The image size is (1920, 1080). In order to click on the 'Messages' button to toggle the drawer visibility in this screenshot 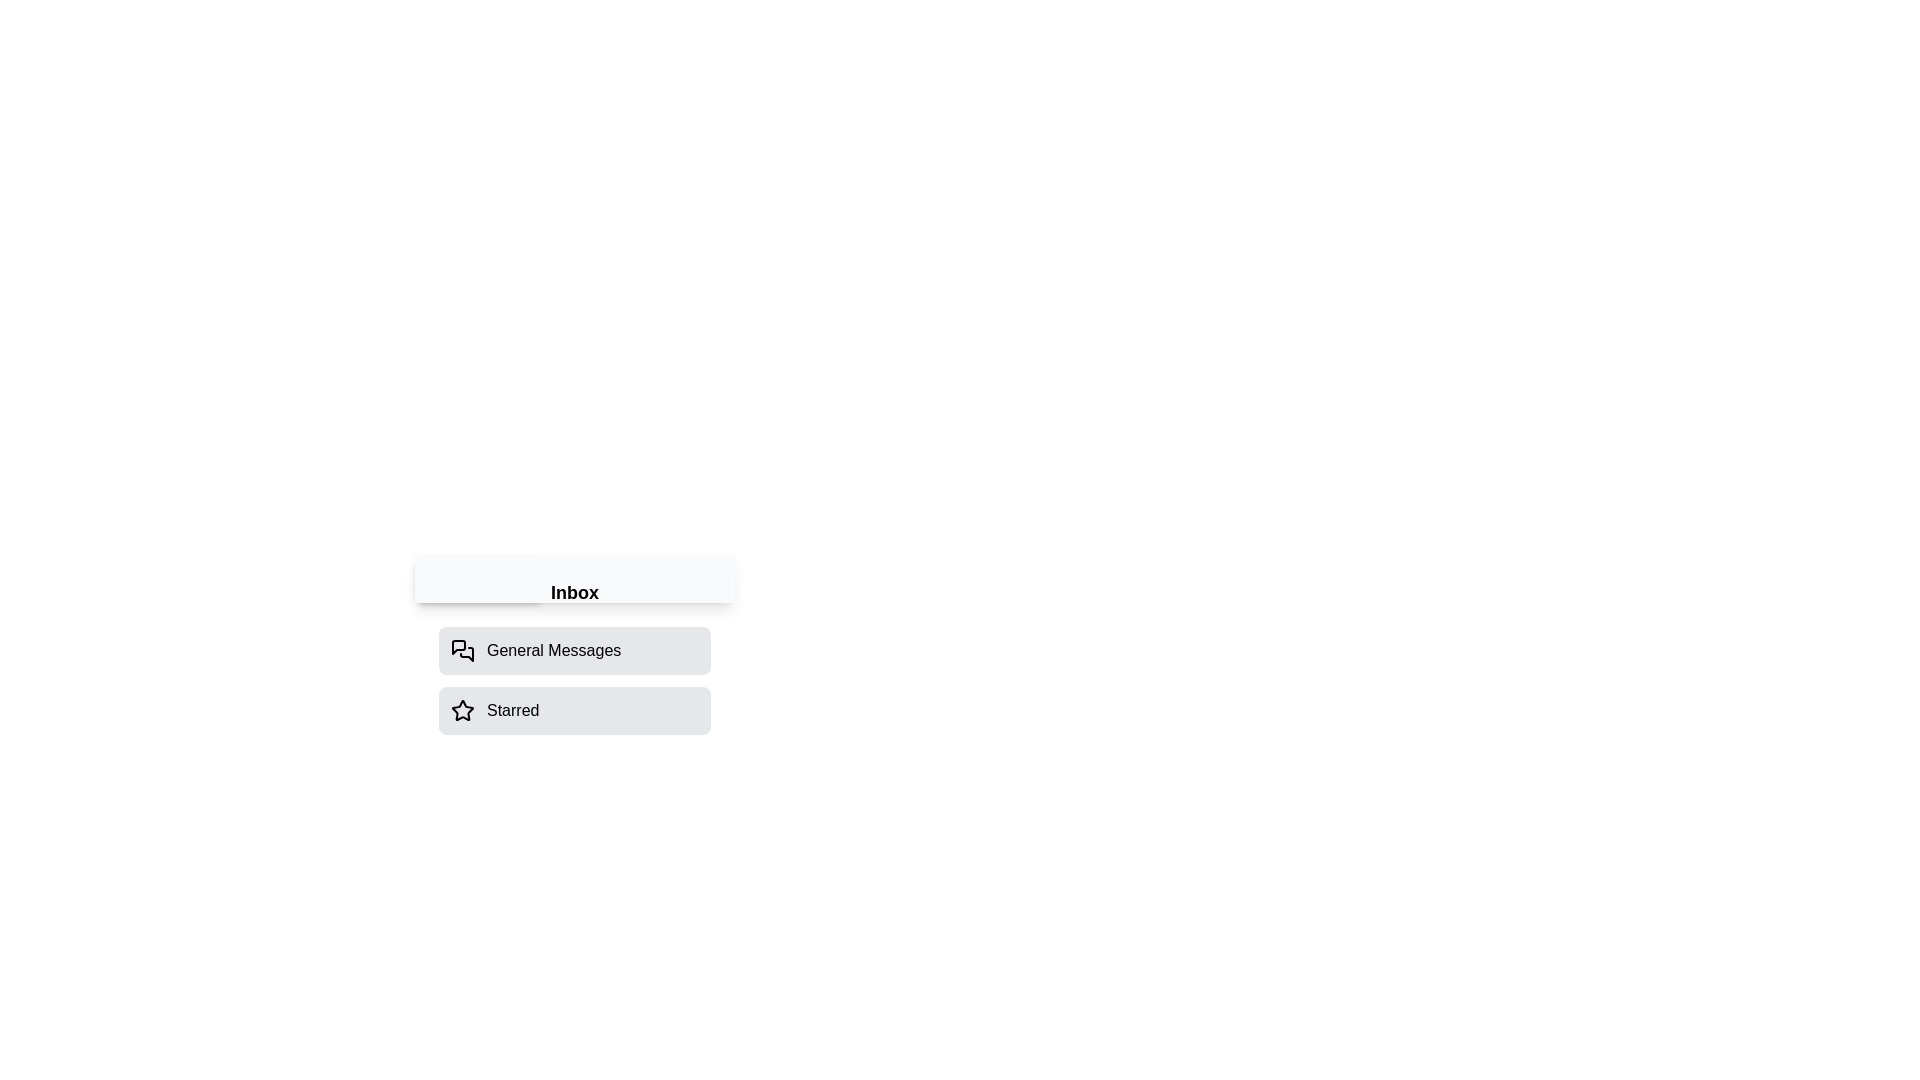, I will do `click(478, 578)`.